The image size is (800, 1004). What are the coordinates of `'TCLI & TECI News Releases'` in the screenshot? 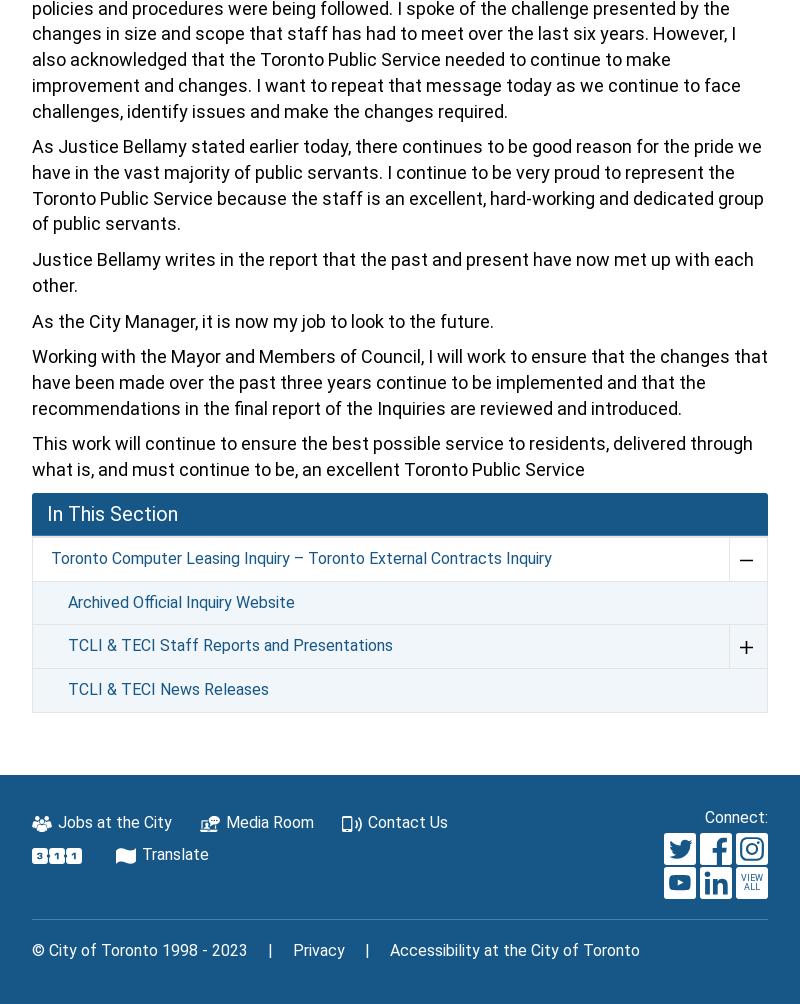 It's located at (167, 688).